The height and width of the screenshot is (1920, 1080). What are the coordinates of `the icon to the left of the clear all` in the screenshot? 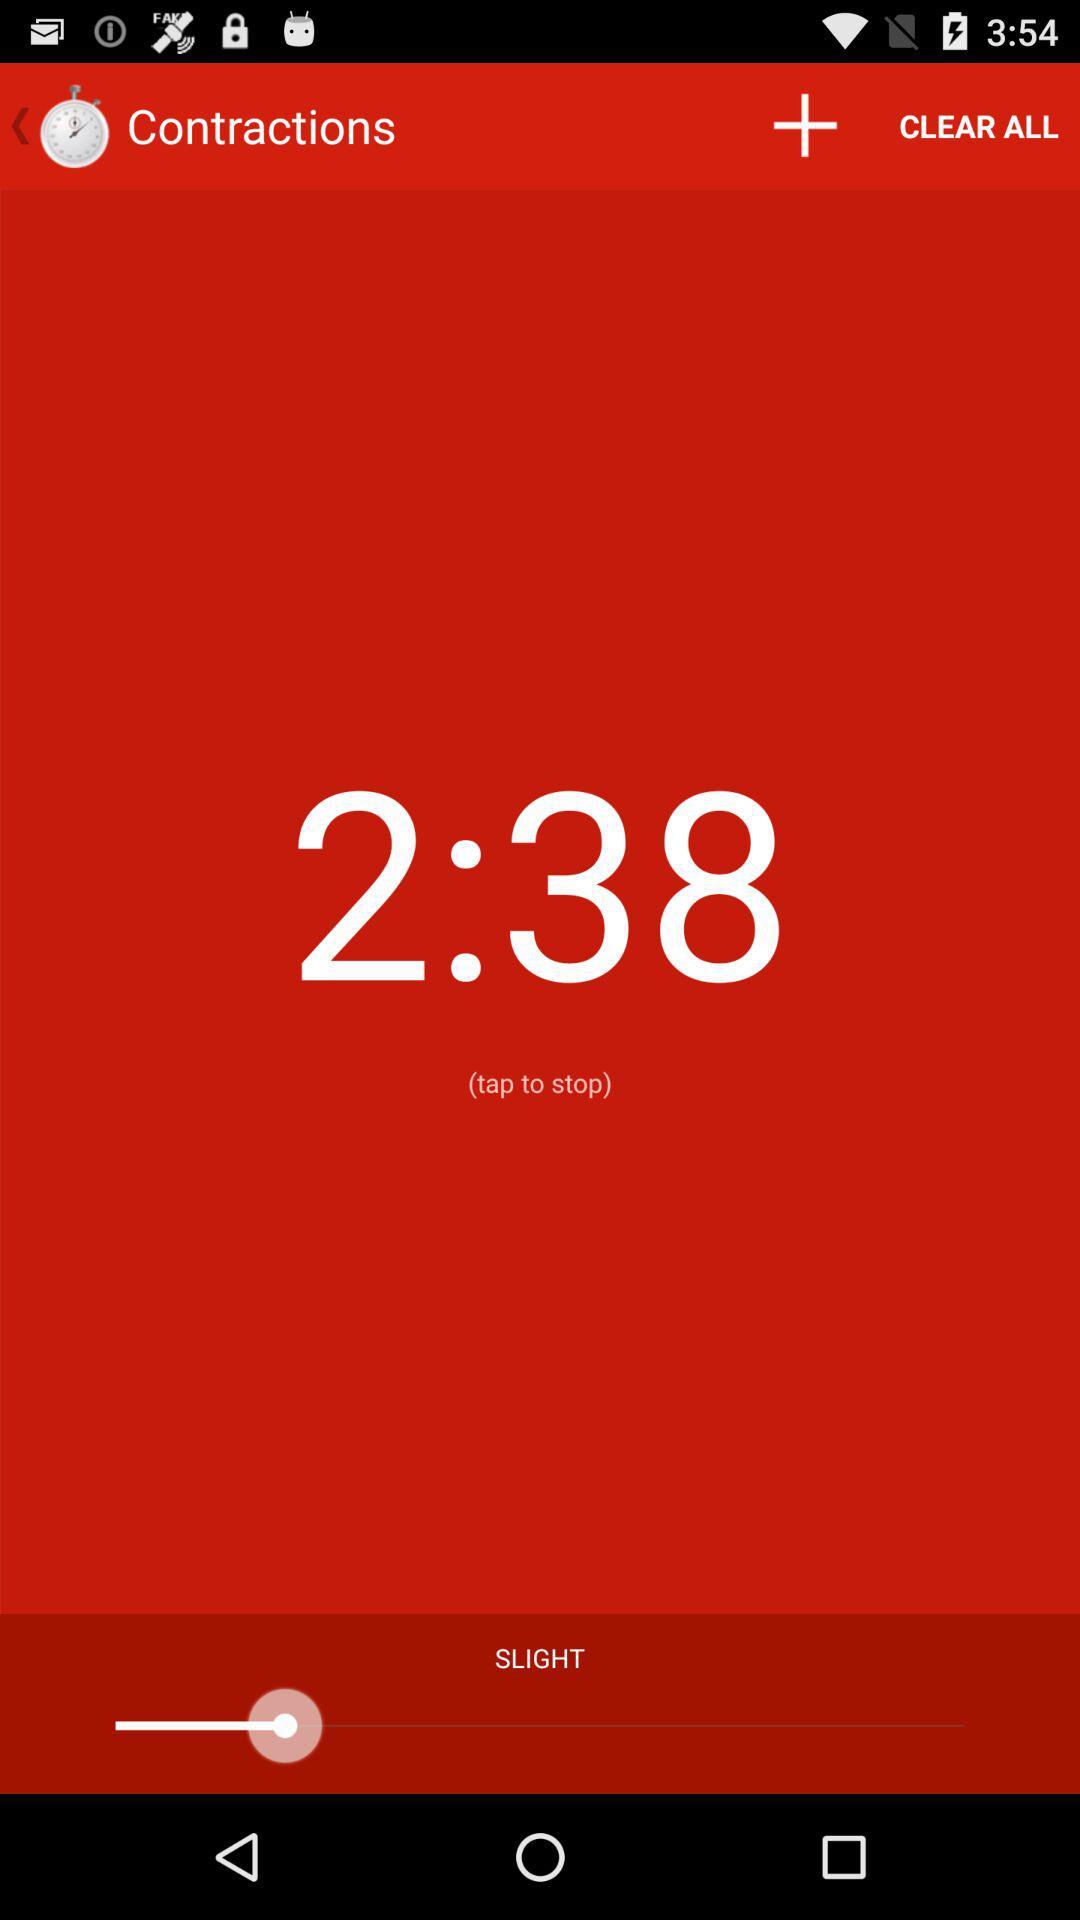 It's located at (803, 124).